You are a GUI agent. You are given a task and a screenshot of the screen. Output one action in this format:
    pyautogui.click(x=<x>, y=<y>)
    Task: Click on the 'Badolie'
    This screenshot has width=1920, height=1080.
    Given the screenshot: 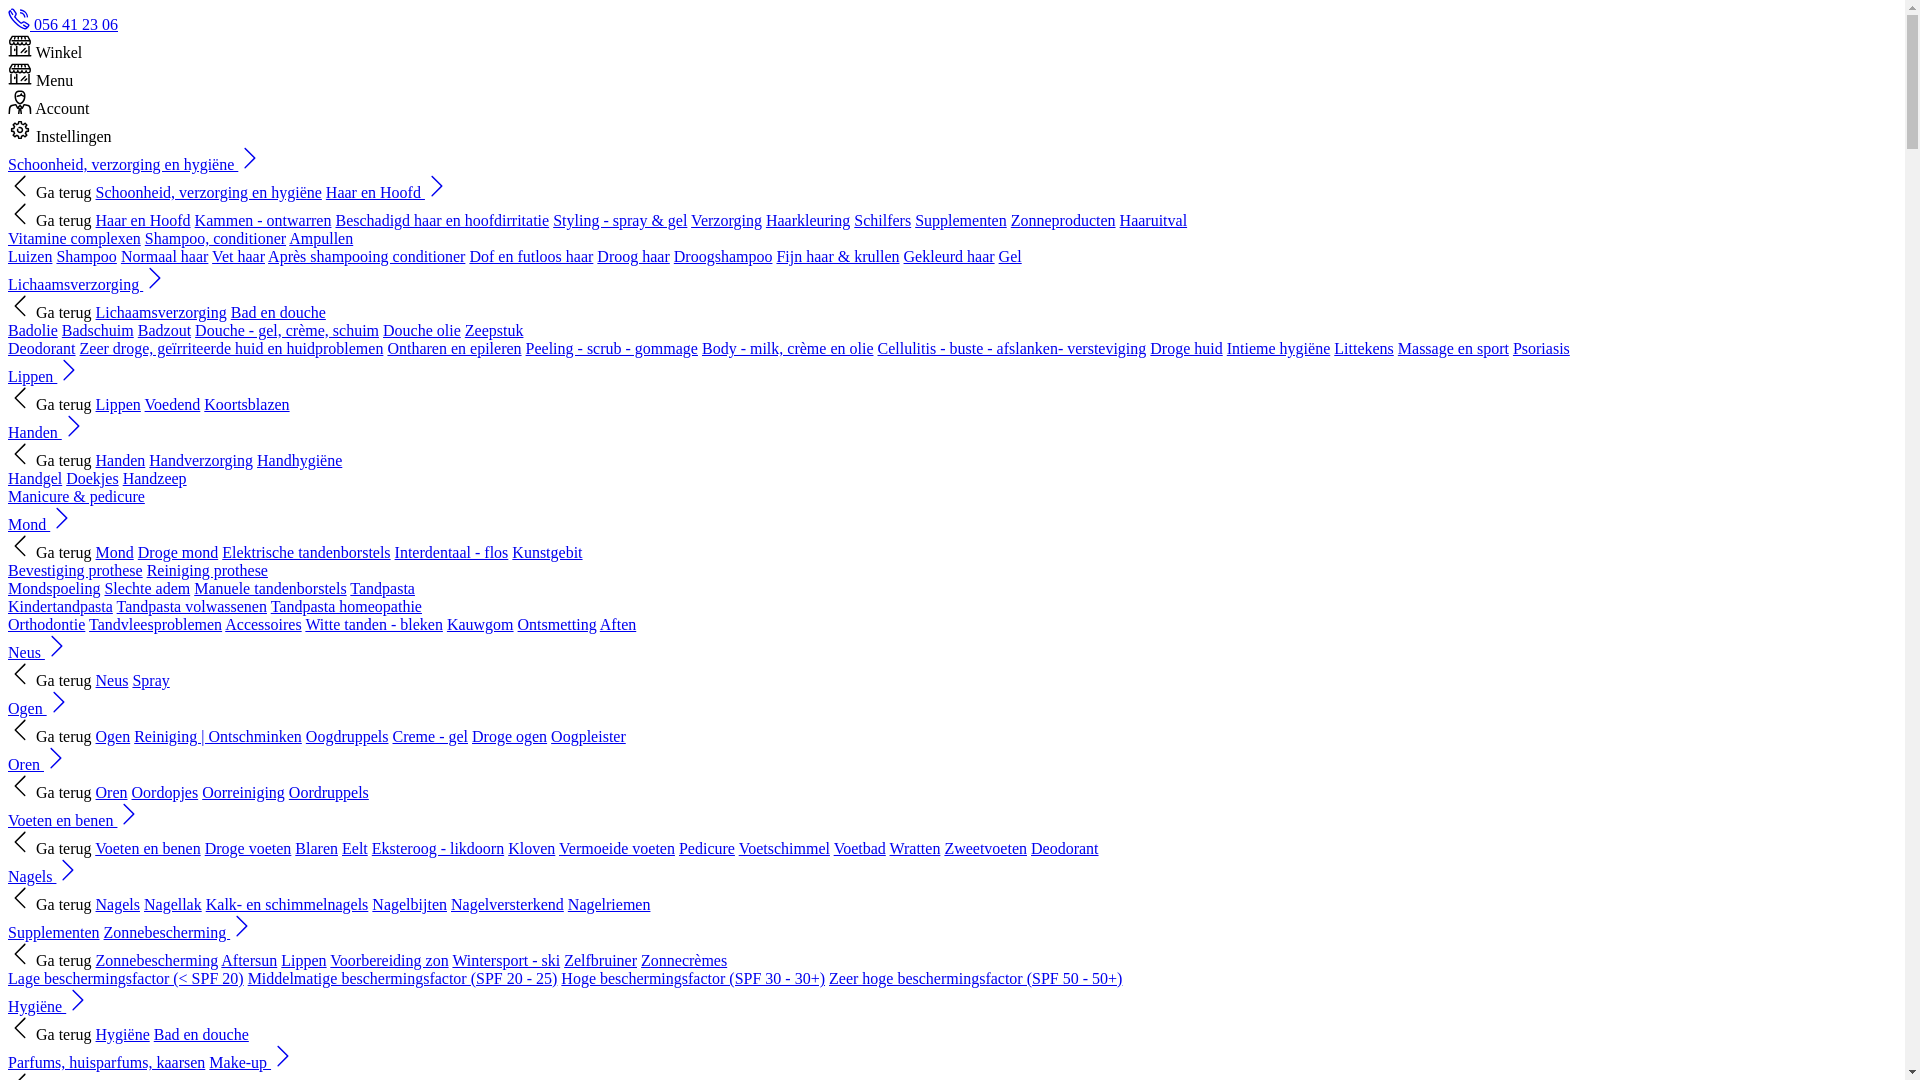 What is the action you would take?
    pyautogui.click(x=33, y=329)
    